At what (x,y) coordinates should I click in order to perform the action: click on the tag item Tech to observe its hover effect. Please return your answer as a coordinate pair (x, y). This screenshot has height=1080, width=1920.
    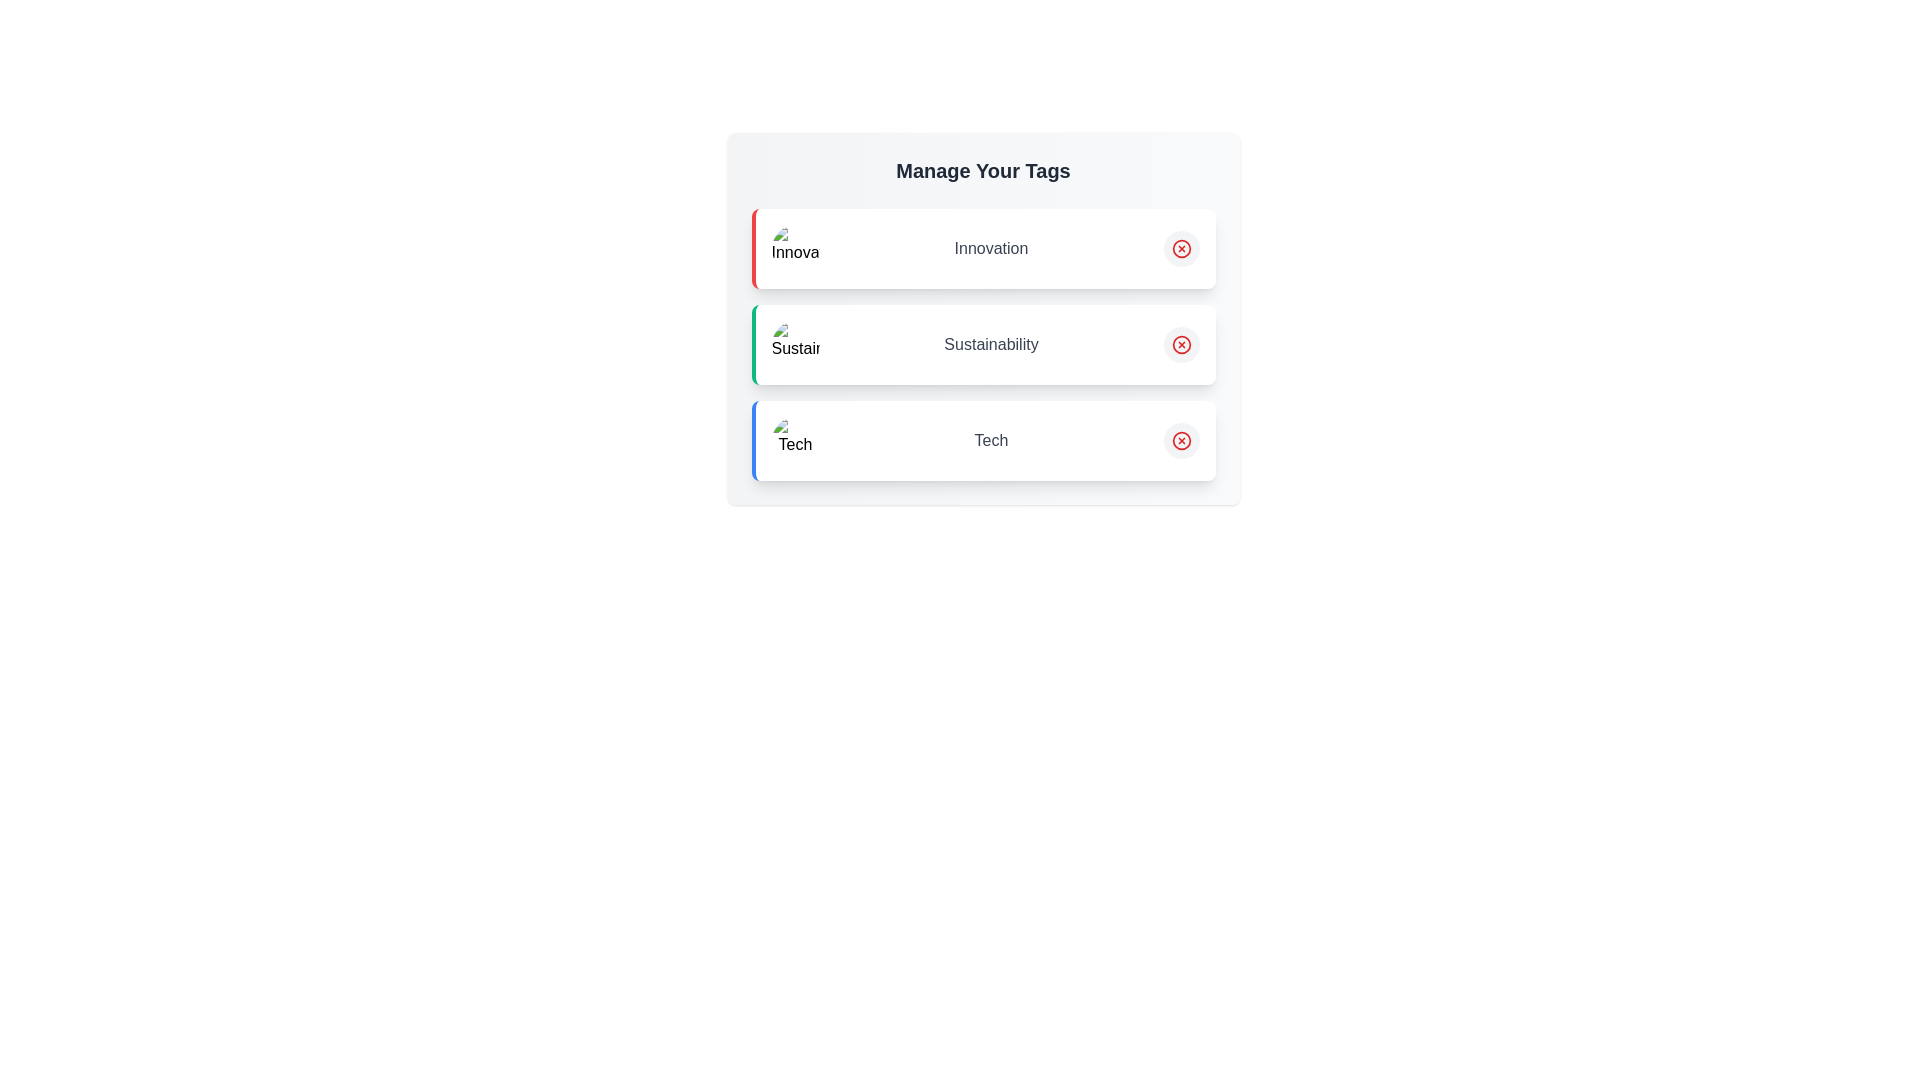
    Looking at the image, I should click on (983, 439).